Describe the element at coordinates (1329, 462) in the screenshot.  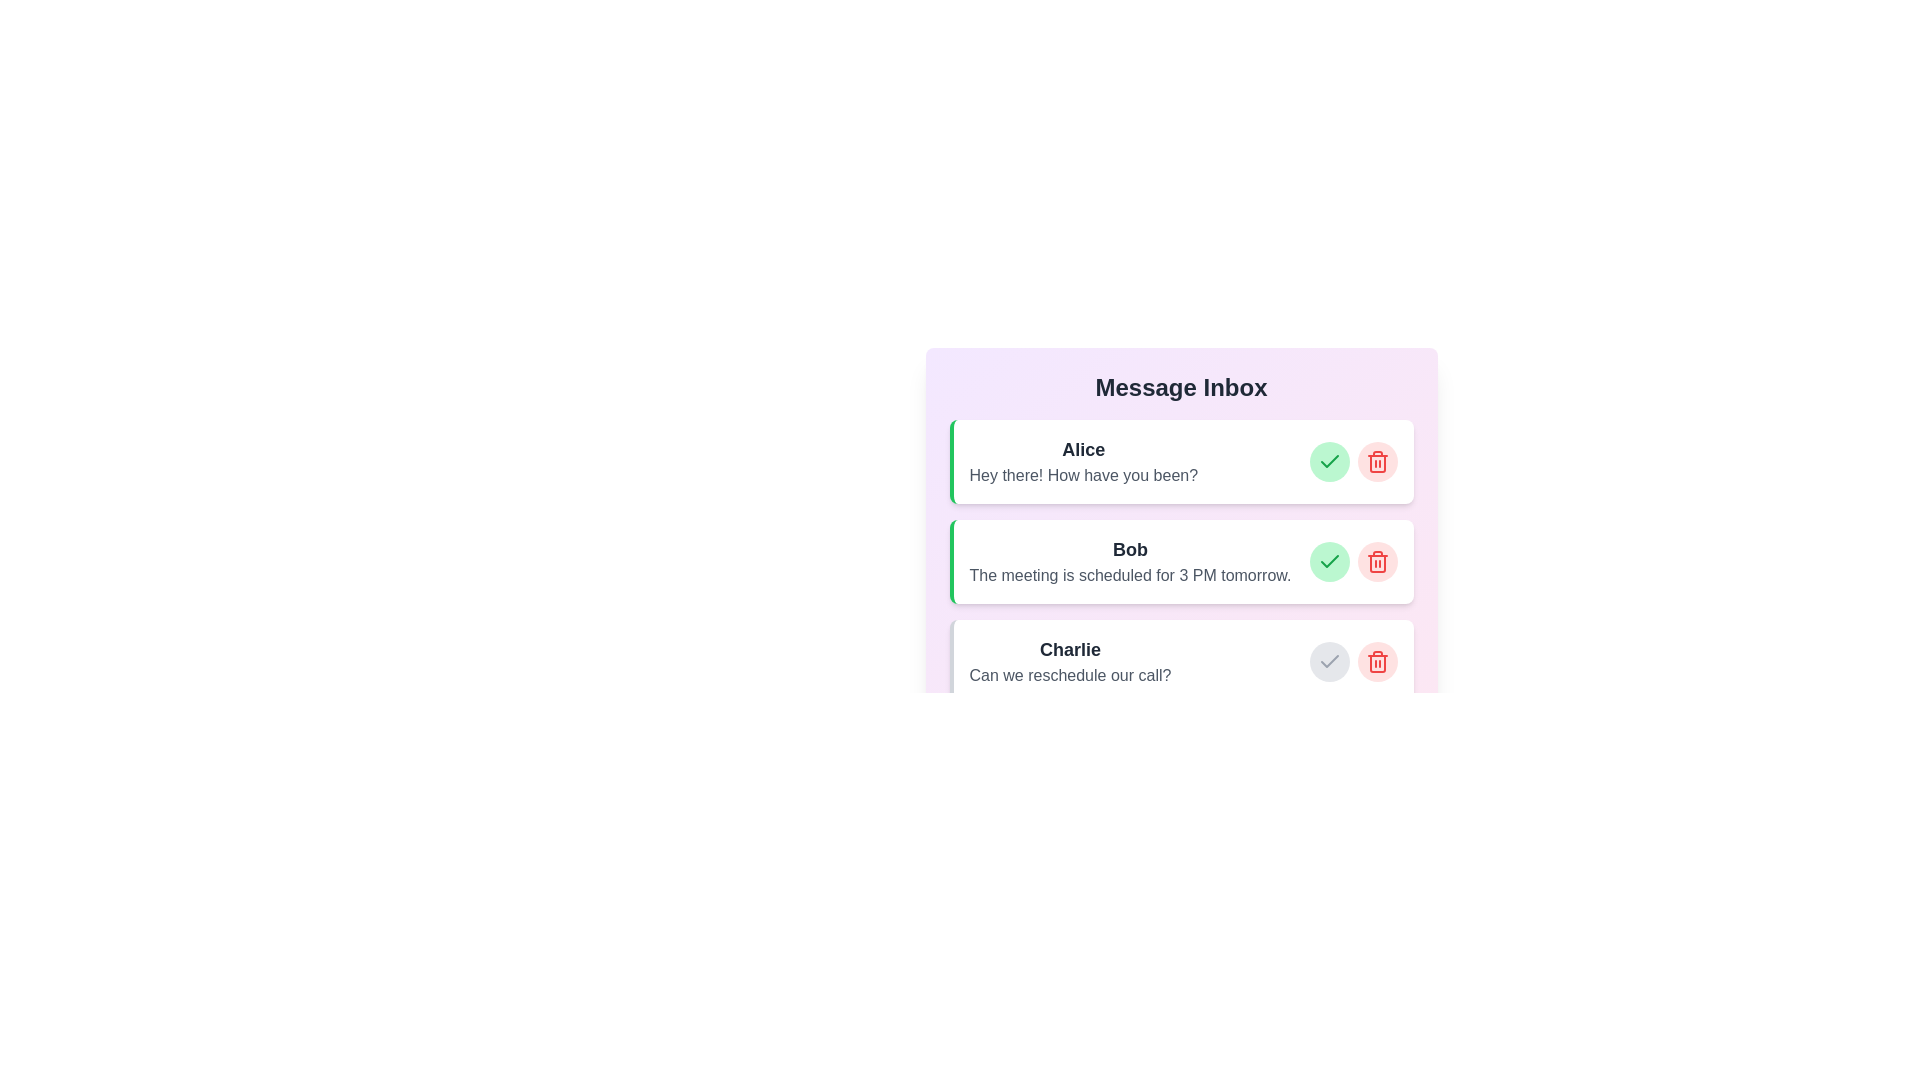
I see `the check button of the message with sender Alice to toggle its status` at that location.